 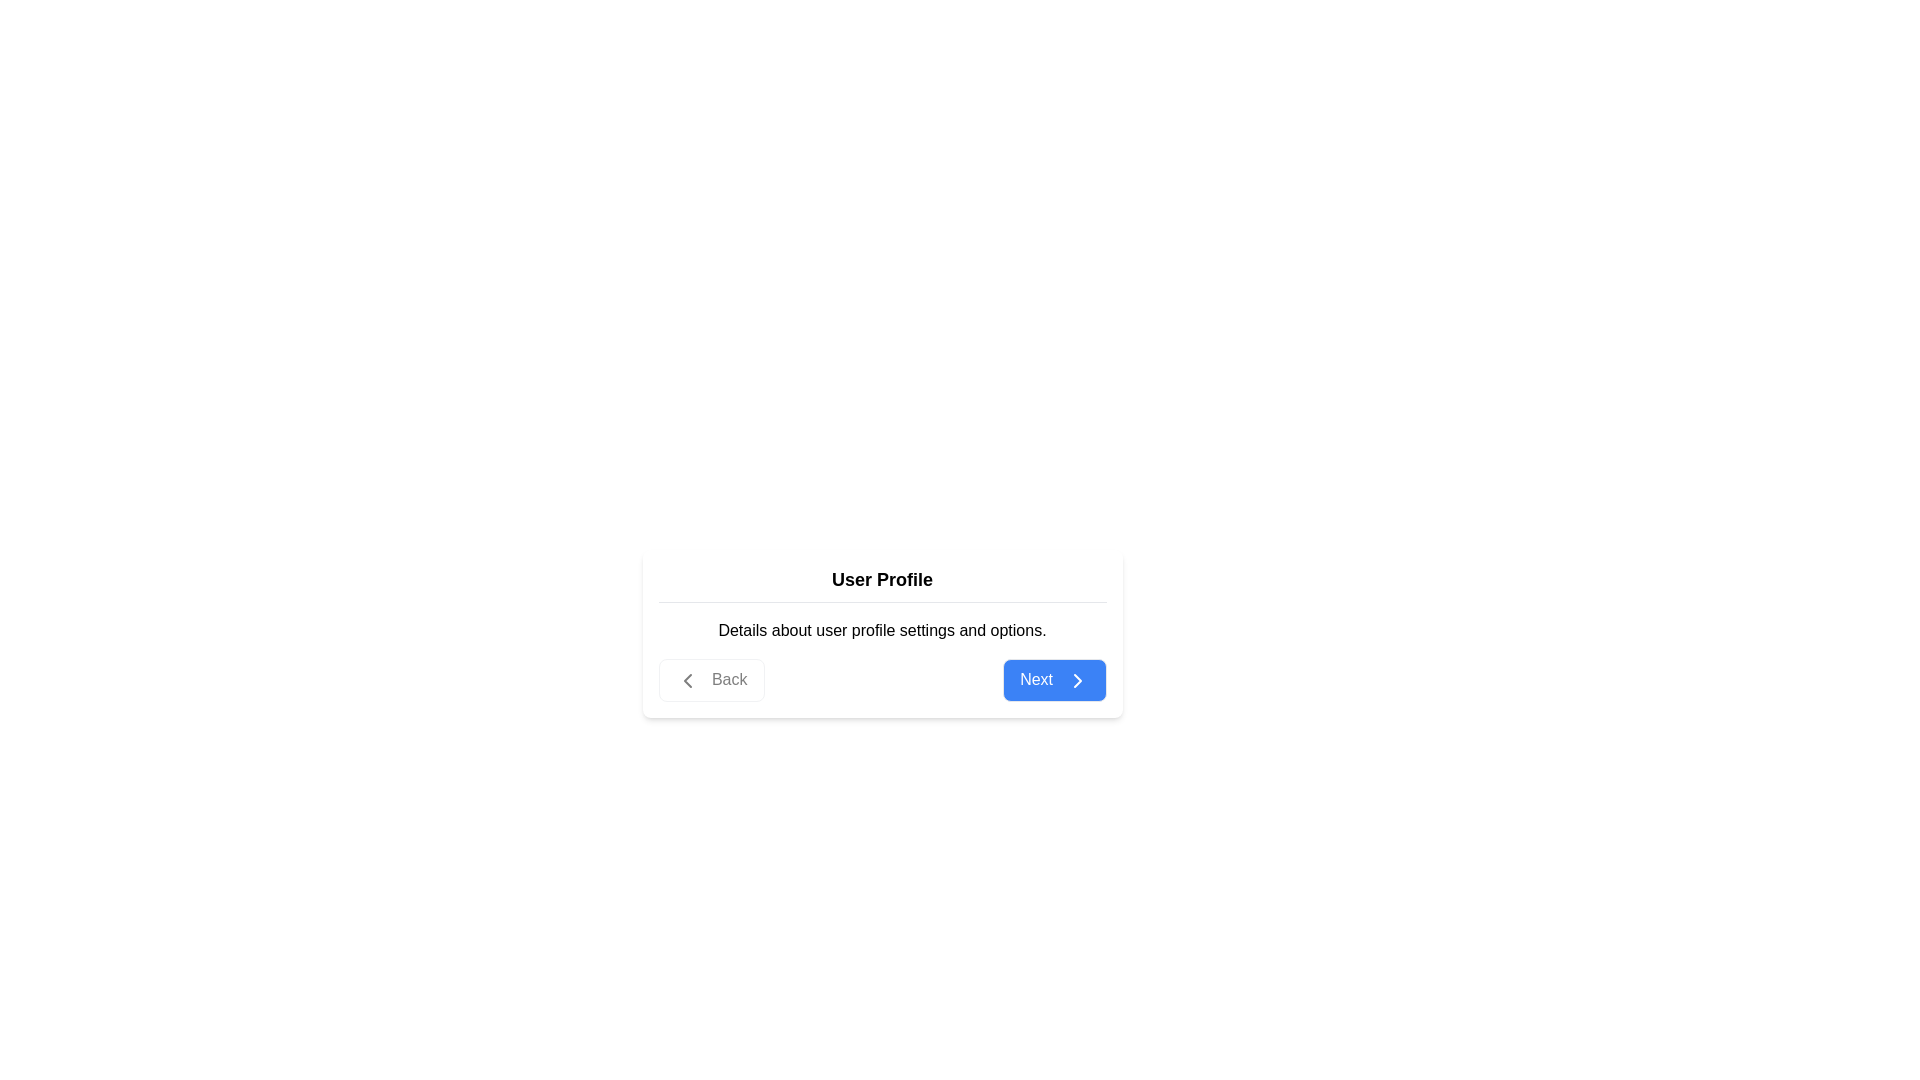 I want to click on the heading text element that serves as the title for its section, providing context for the information displayed, so click(x=881, y=584).